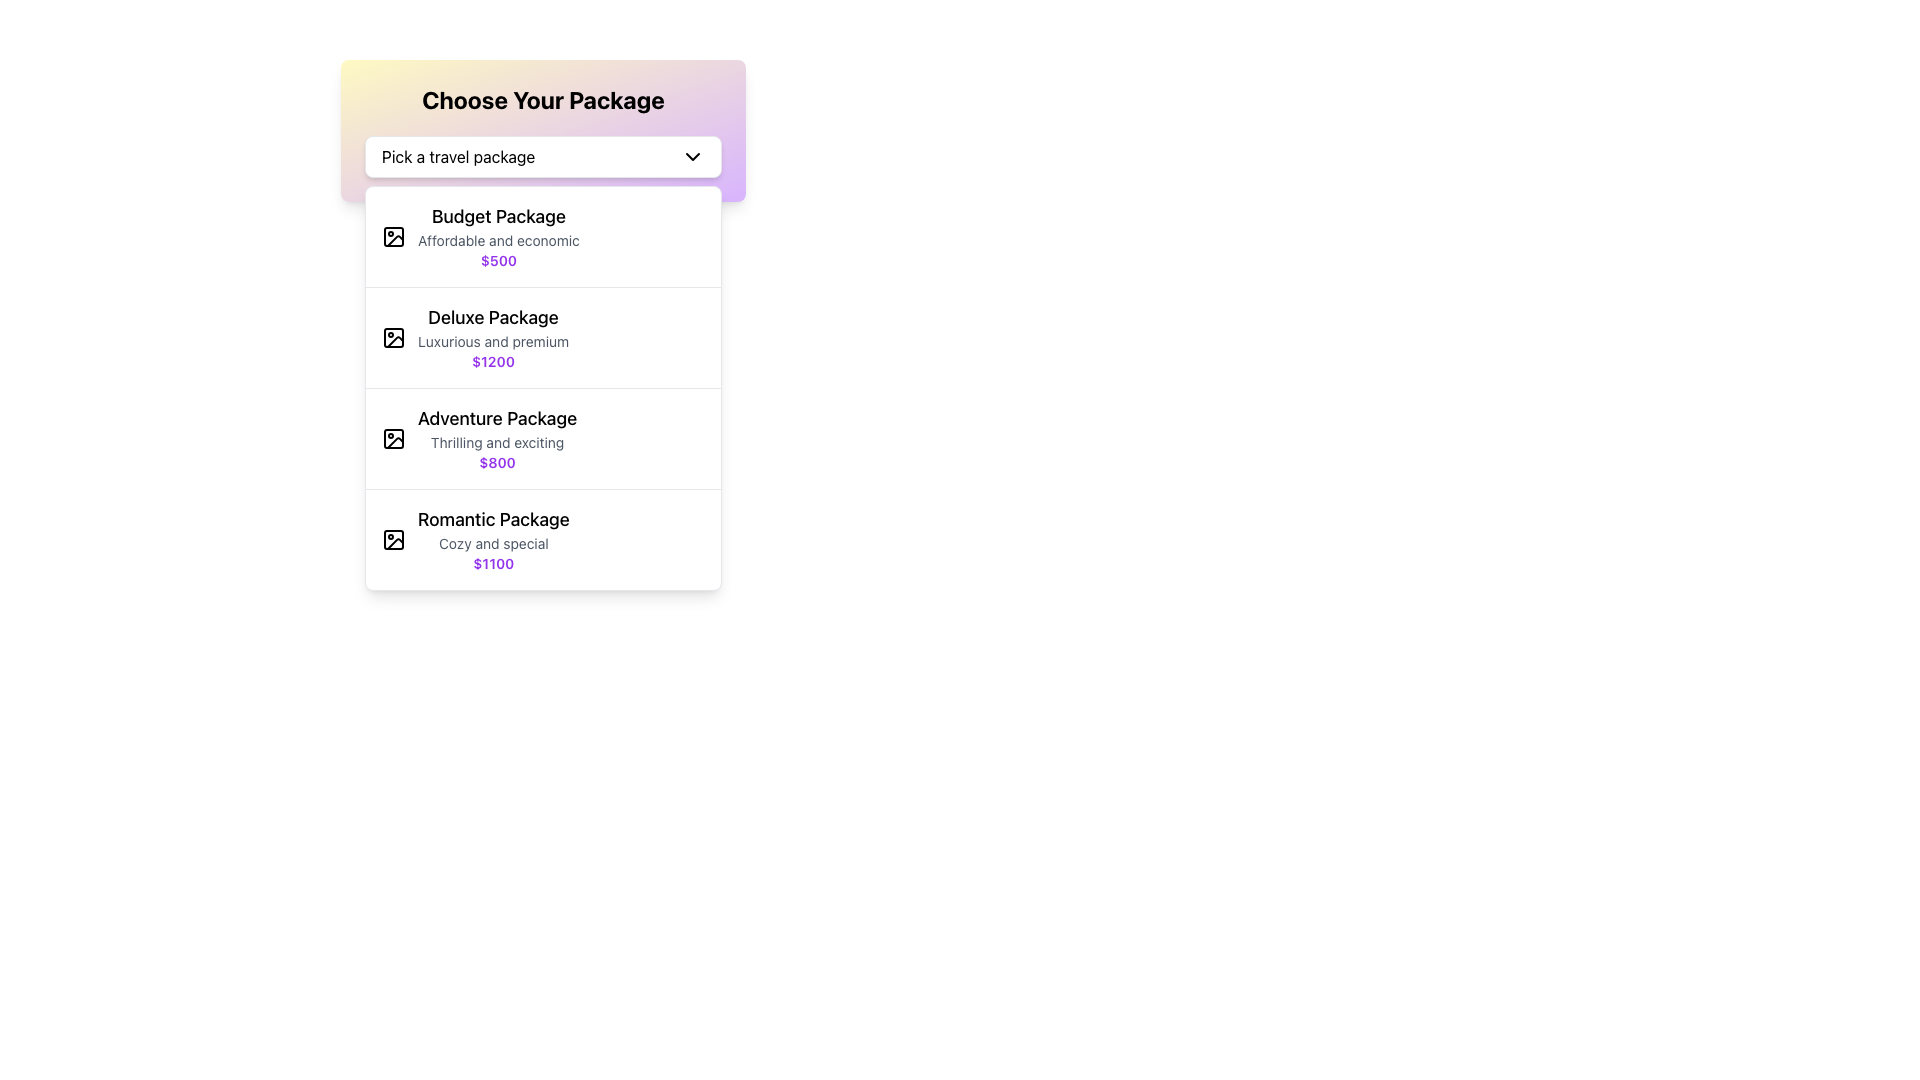 The width and height of the screenshot is (1920, 1080). Describe the element at coordinates (543, 540) in the screenshot. I see `the fourth item in the dropdown list representing the romantic travel package` at that location.